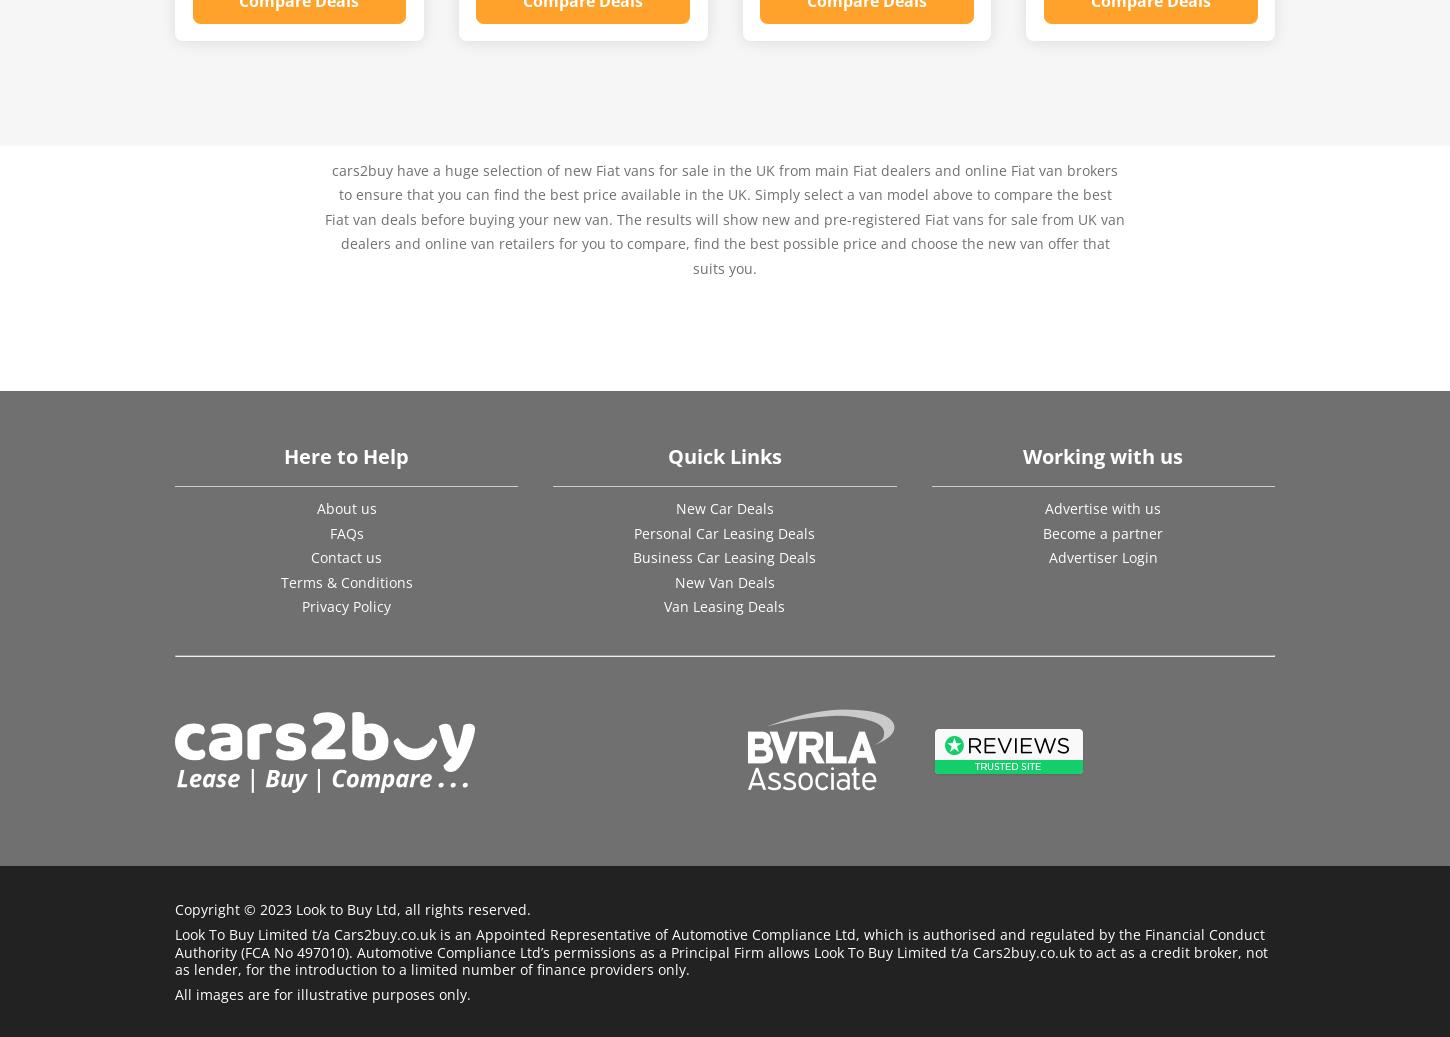 The width and height of the screenshot is (1450, 1037). What do you see at coordinates (345, 532) in the screenshot?
I see `'FAQs'` at bounding box center [345, 532].